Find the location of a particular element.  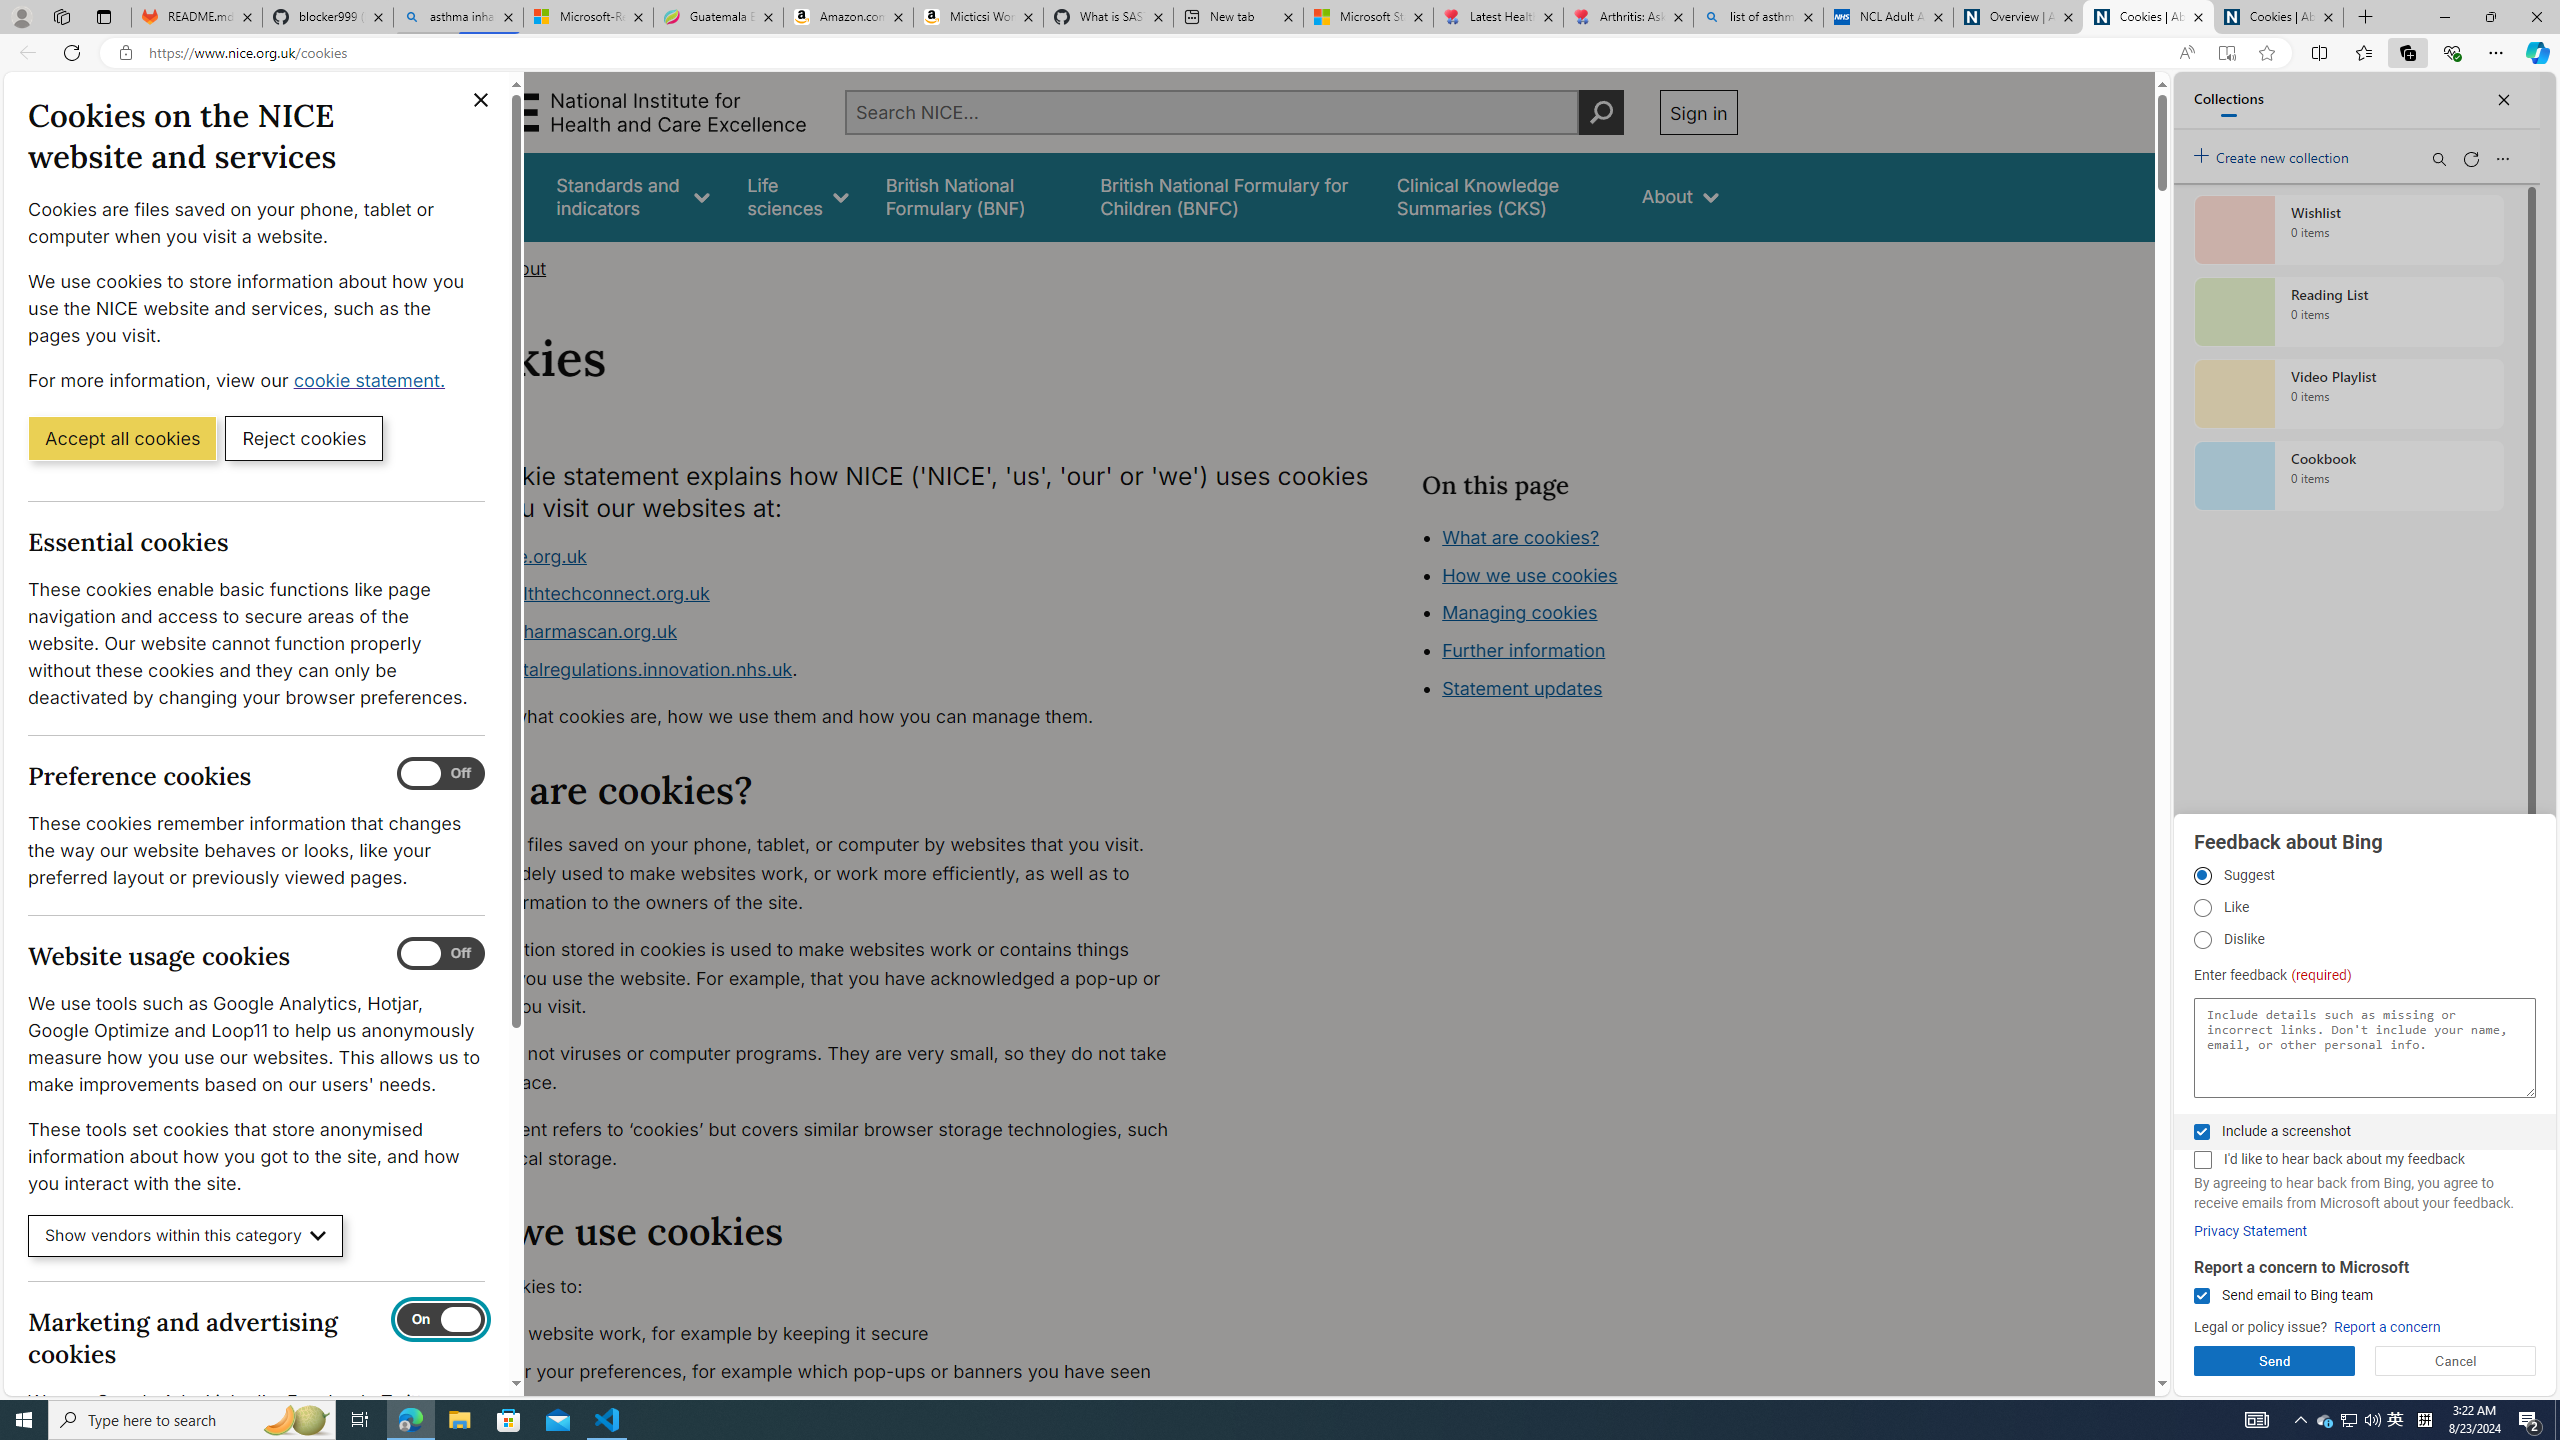

'www.healthtechconnect.org.uk' is located at coordinates (575, 593).